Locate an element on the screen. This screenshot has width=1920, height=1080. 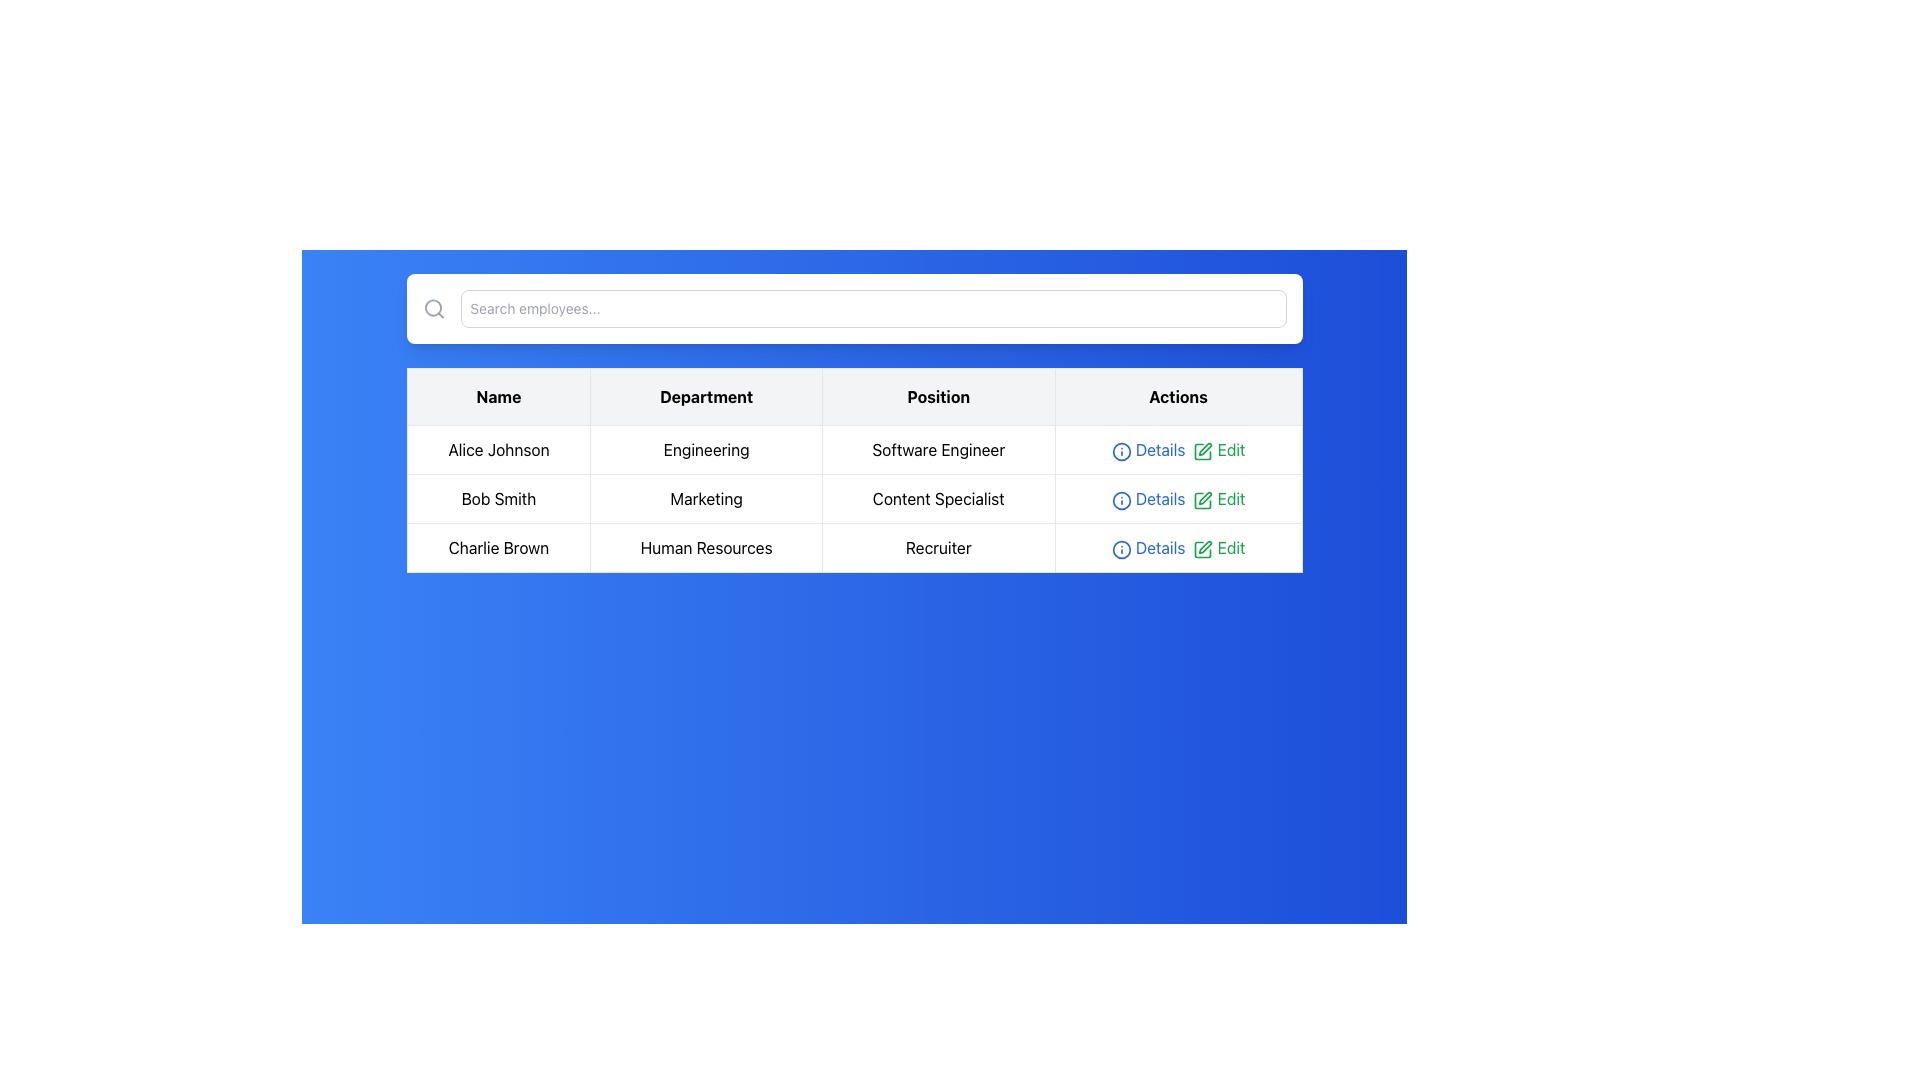
the circular information icon with a blue outline located in the 'Actions' column, to the left of the 'Details' text is located at coordinates (1121, 499).